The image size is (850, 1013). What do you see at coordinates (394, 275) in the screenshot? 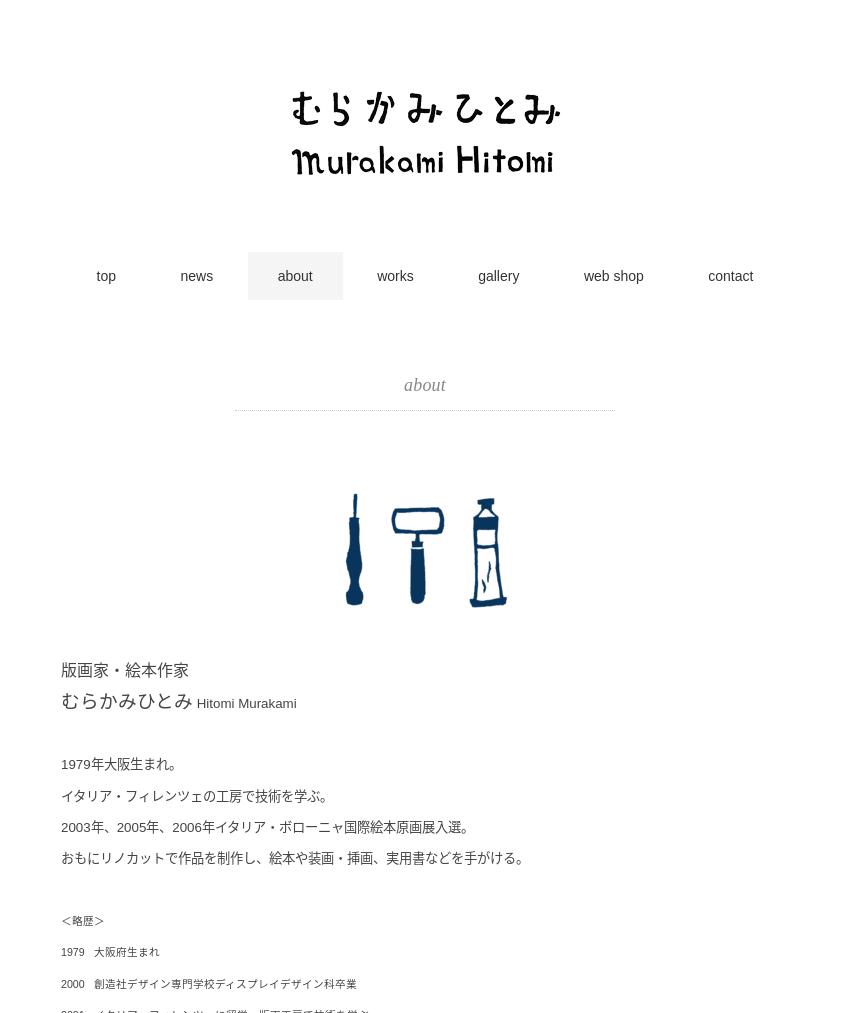
I see `'works'` at bounding box center [394, 275].